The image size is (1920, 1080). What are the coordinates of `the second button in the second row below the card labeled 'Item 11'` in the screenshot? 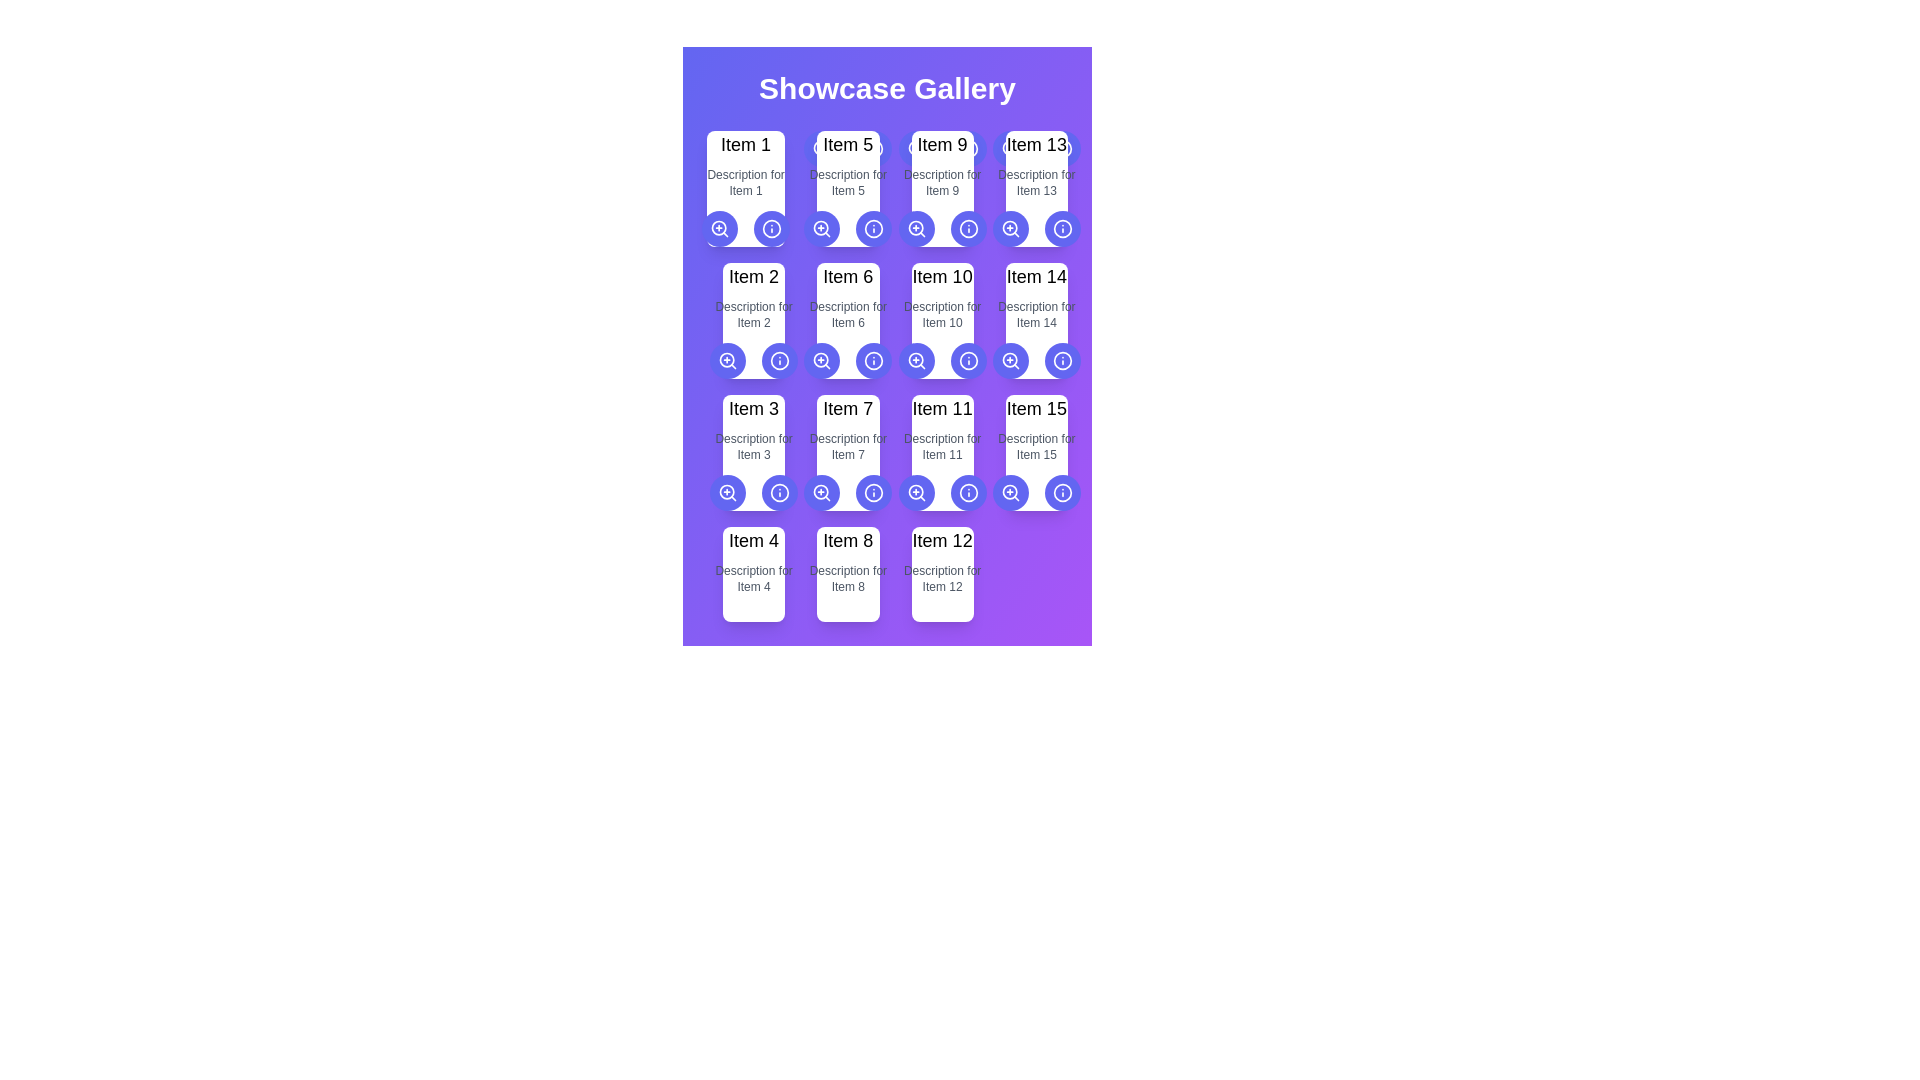 It's located at (968, 361).